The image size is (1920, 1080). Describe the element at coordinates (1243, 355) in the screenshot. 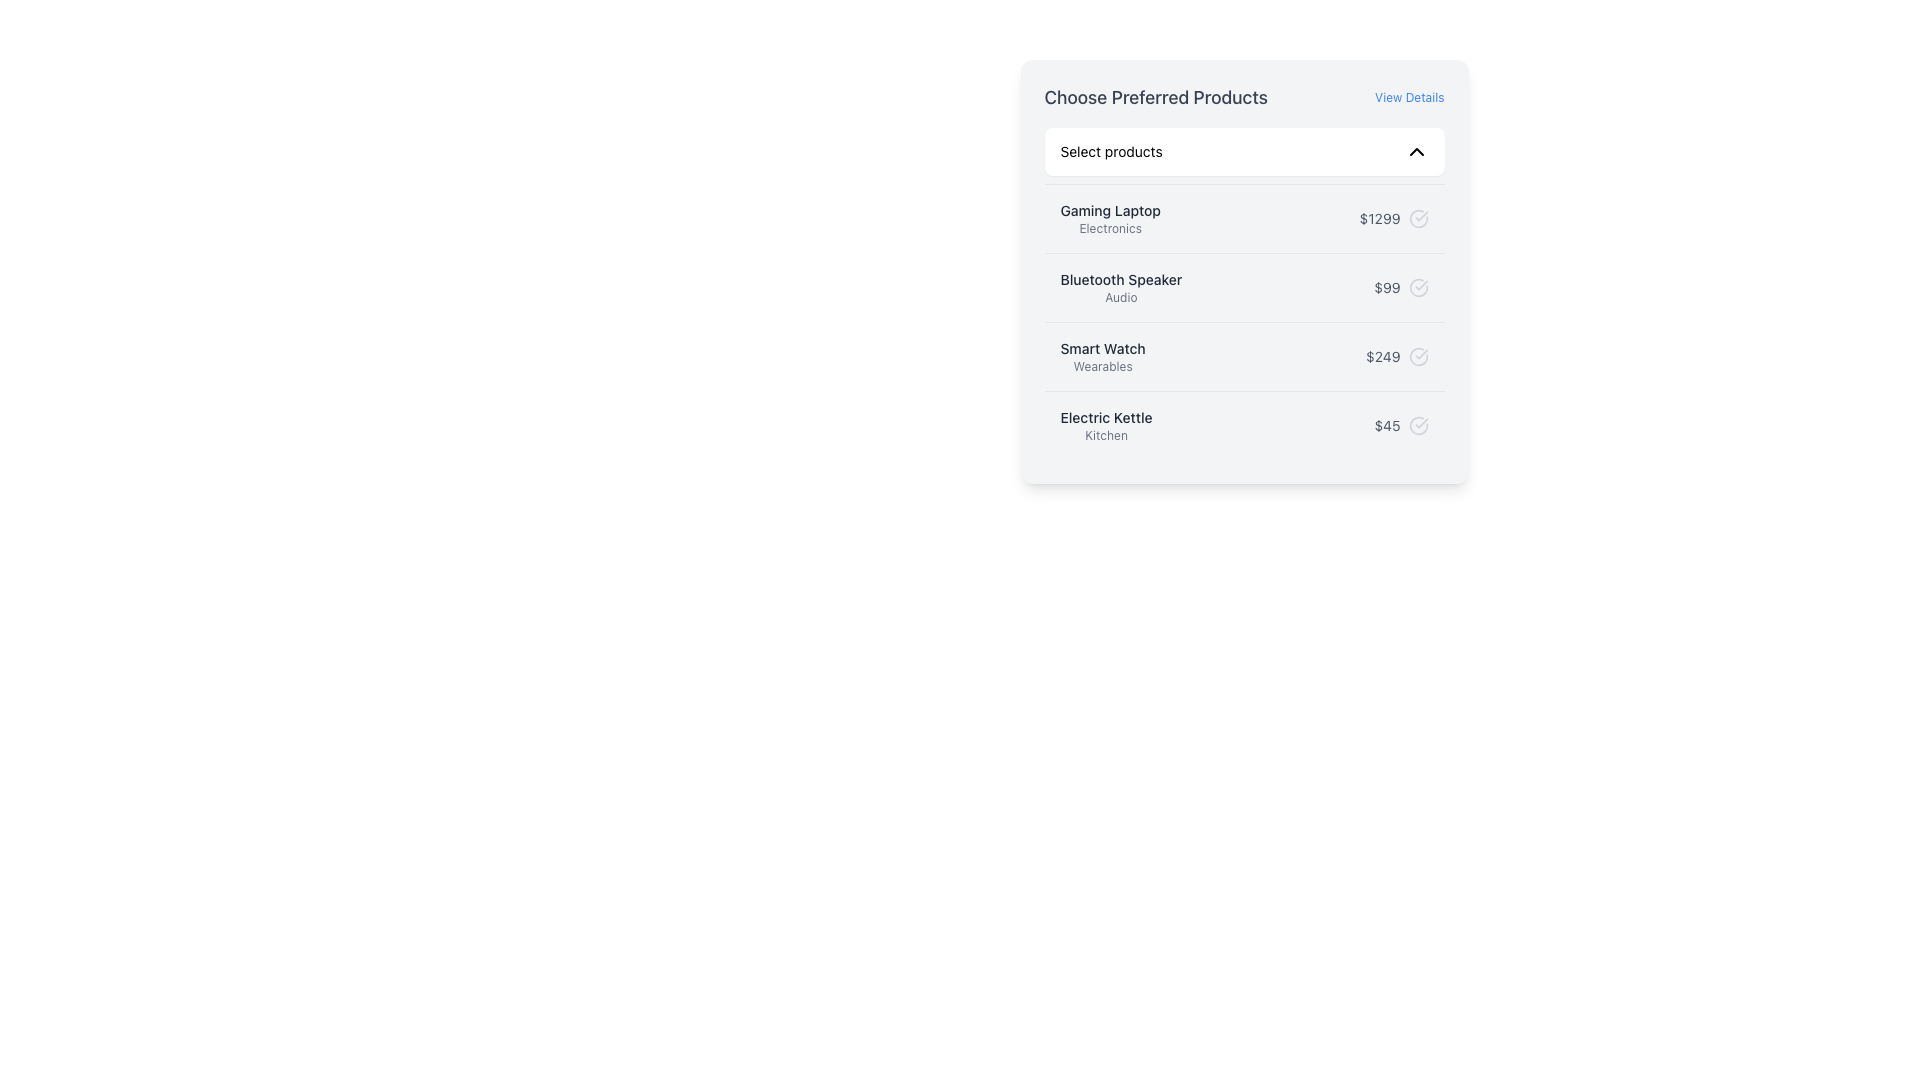

I see `the third list item that describes 'Smart Watch' with a price of '$249'` at that location.